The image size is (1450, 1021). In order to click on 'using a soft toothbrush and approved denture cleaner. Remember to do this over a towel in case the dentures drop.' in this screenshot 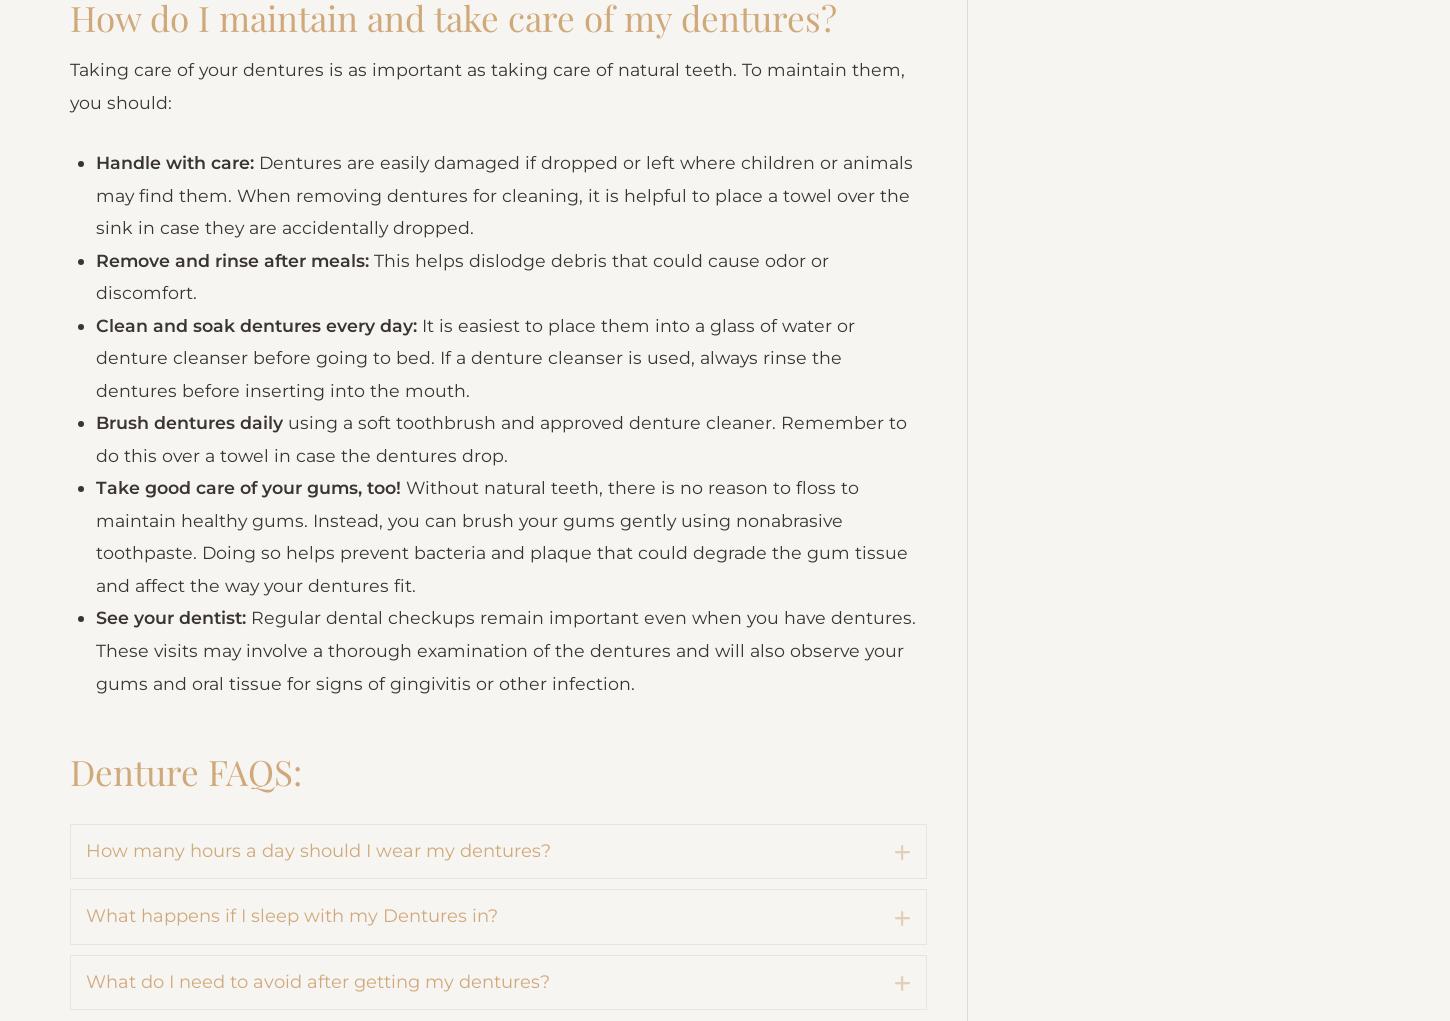, I will do `click(507, 559)`.